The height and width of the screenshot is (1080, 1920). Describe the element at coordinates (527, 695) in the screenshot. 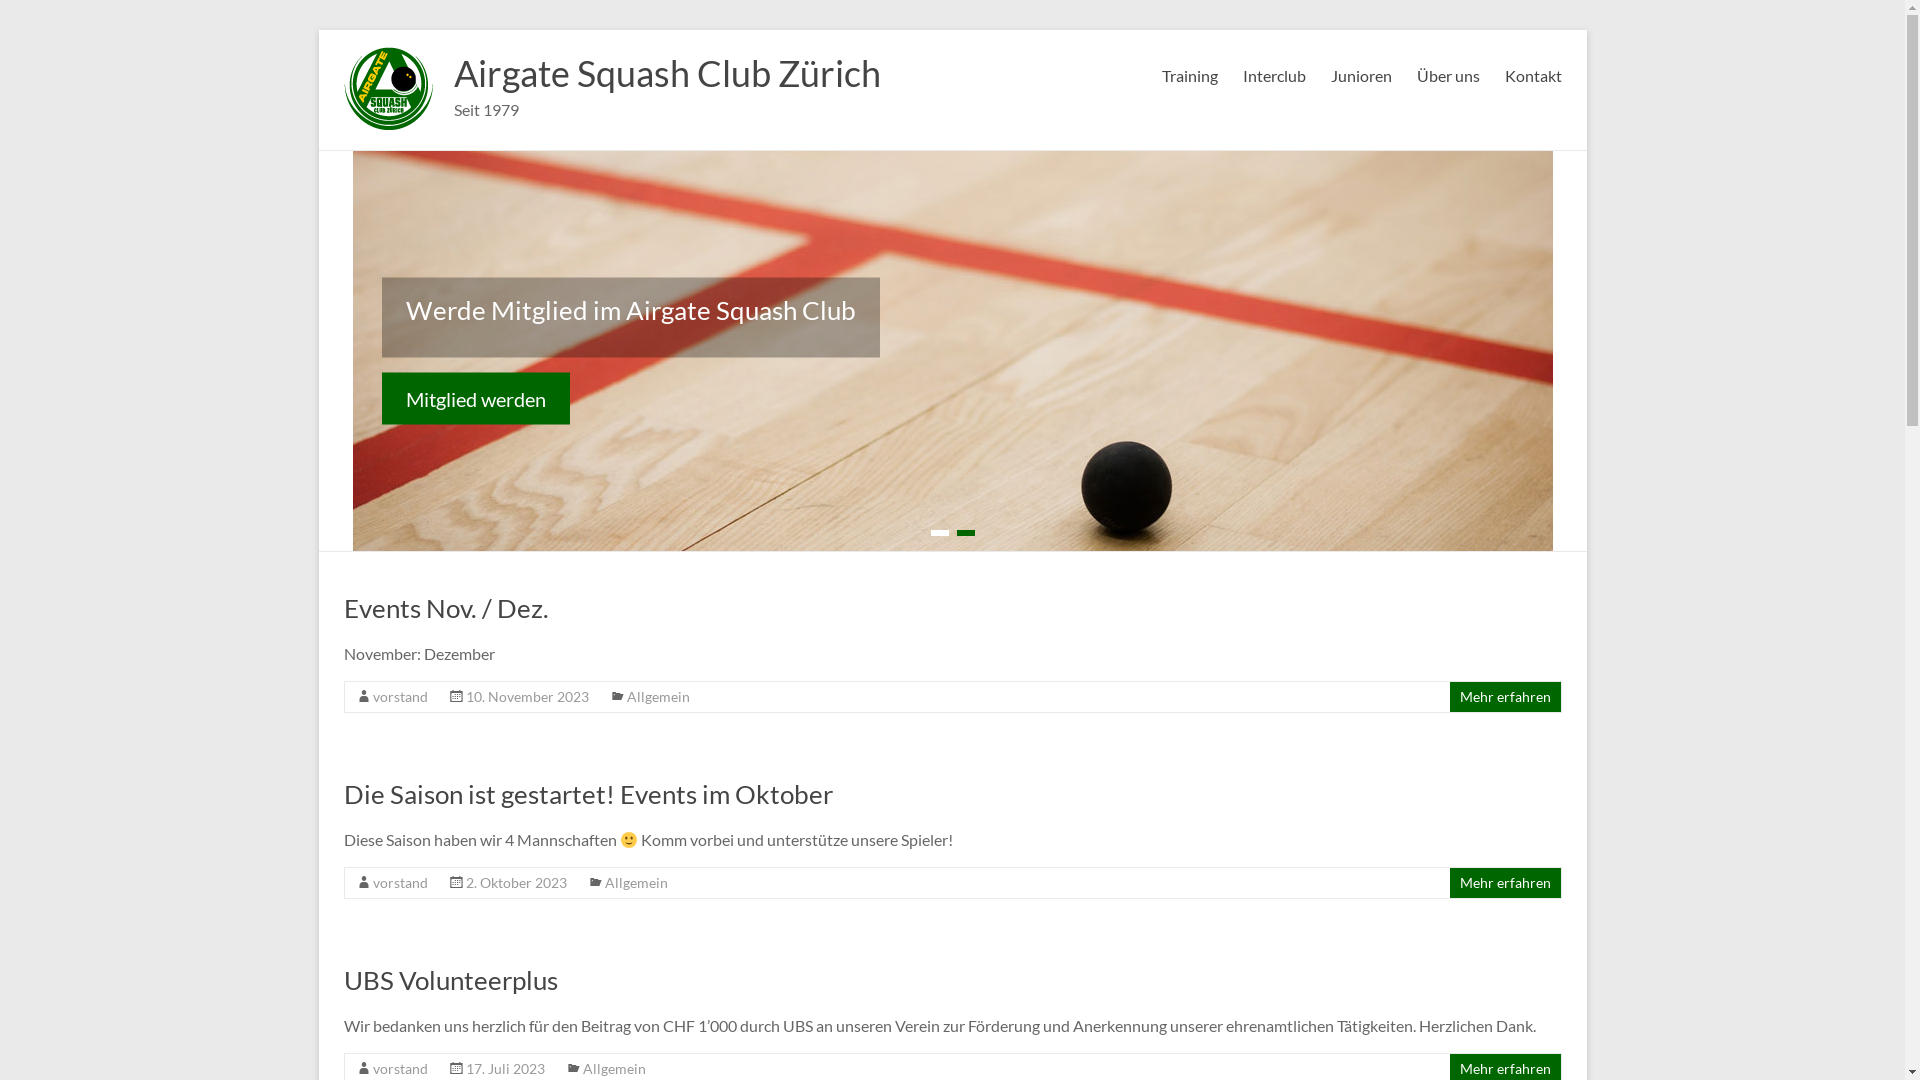

I see `'10. November 2023'` at that location.